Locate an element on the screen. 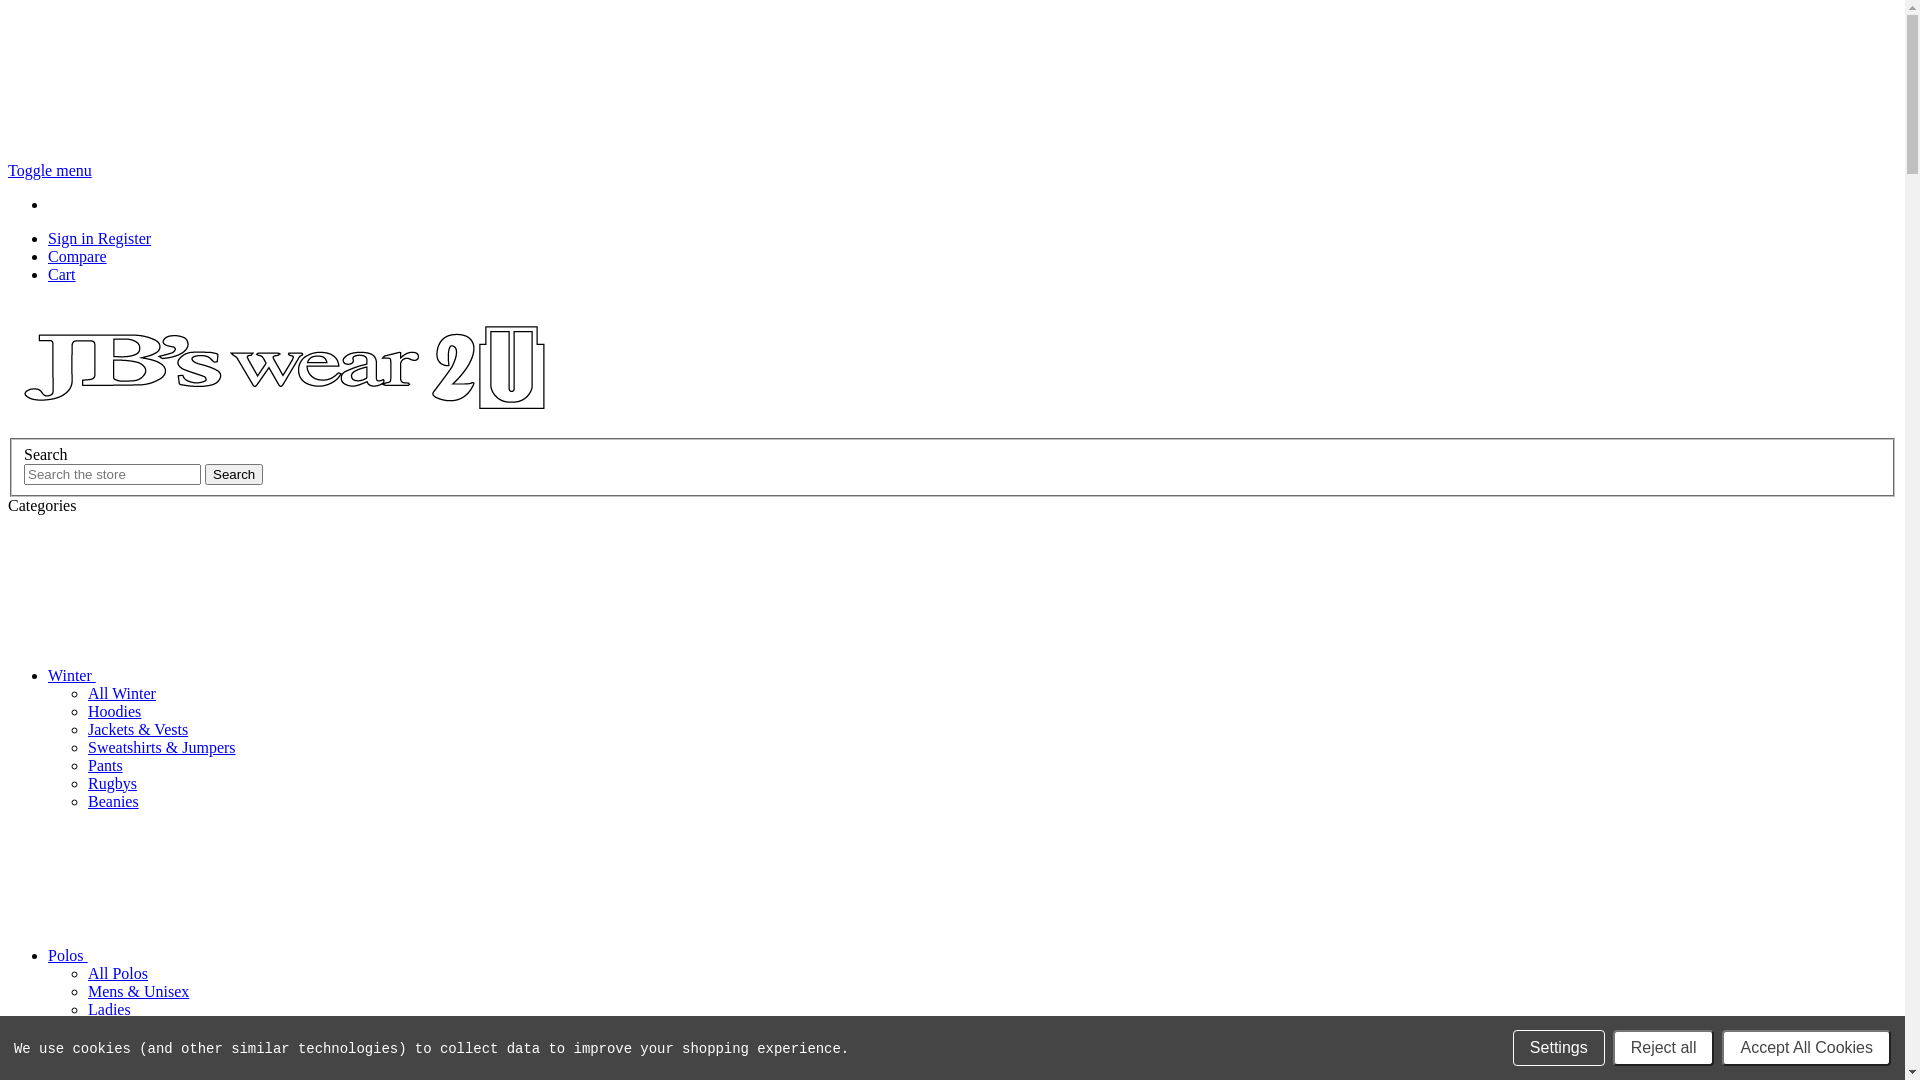  'Kids' is located at coordinates (86, 1027).